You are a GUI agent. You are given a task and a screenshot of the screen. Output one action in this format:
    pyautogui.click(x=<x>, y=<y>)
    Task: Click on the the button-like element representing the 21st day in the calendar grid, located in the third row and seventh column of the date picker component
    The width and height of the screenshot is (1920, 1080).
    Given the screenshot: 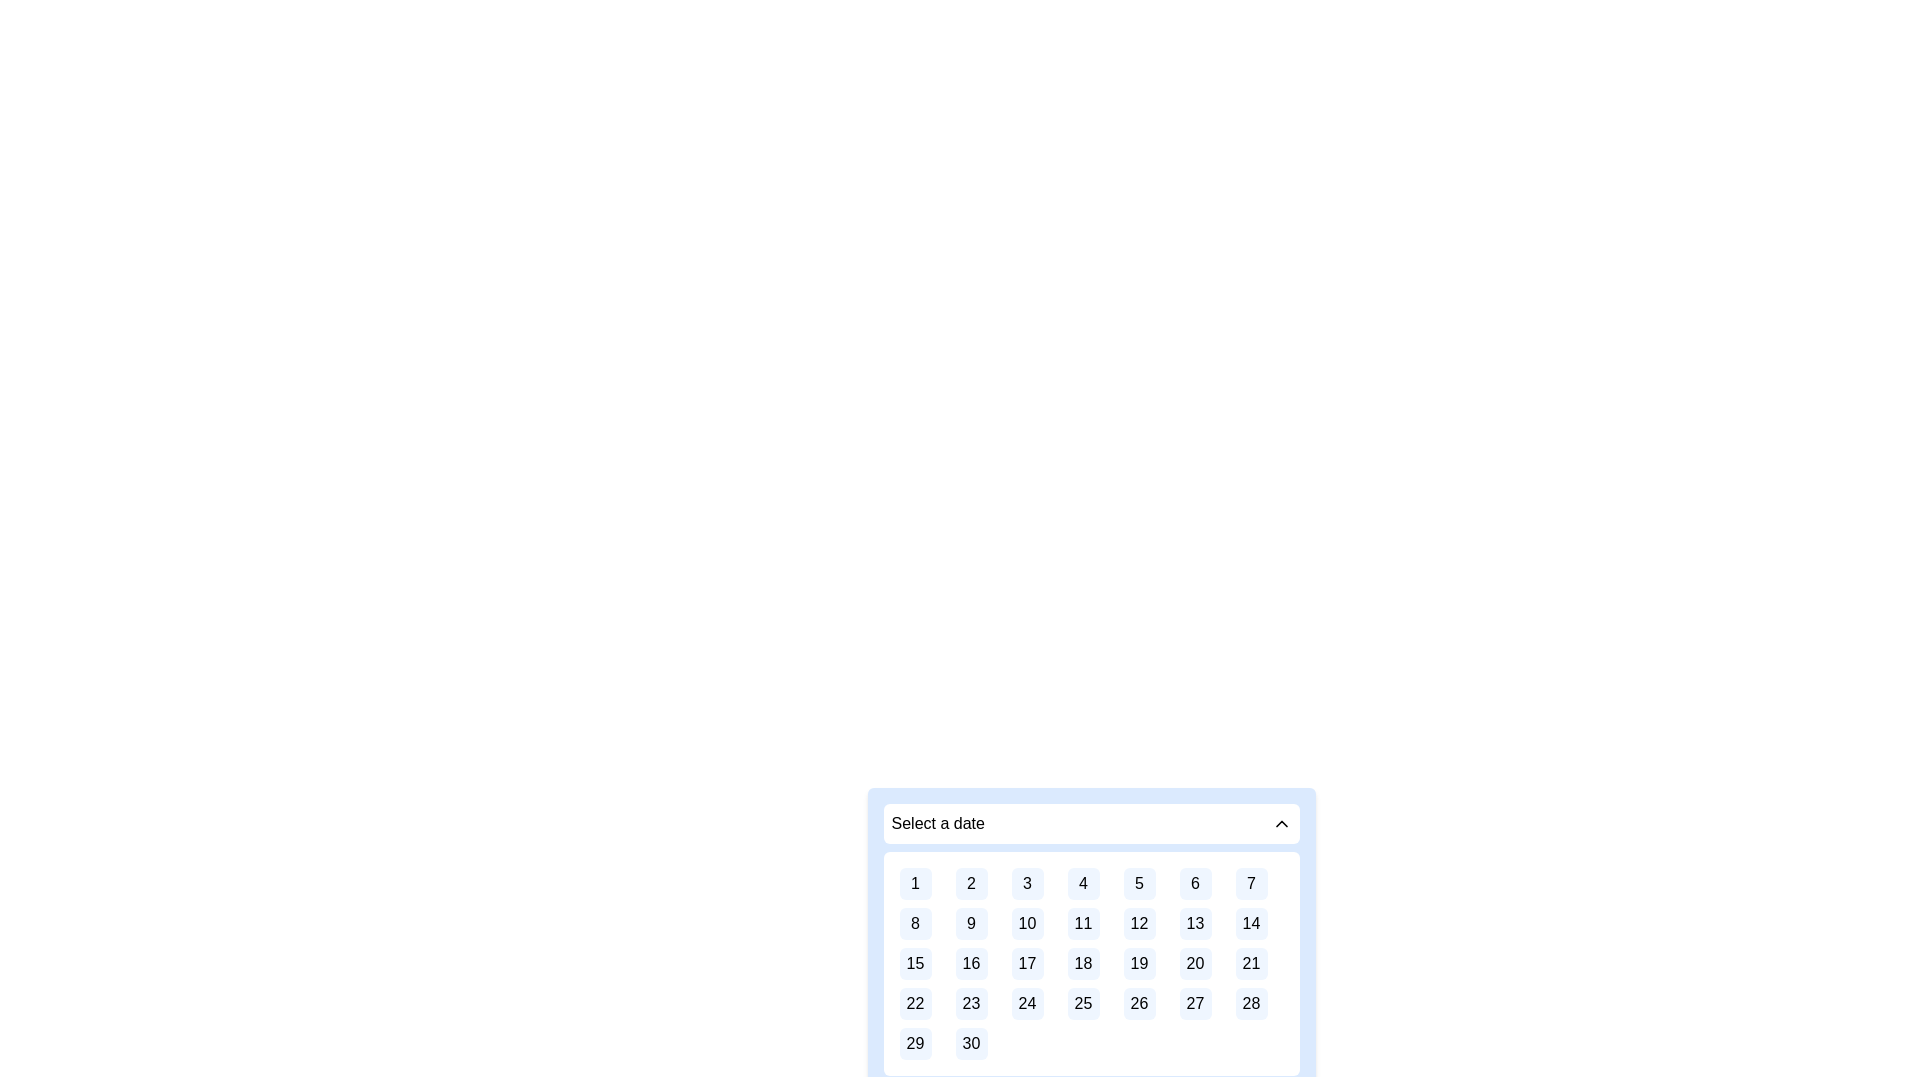 What is the action you would take?
    pyautogui.click(x=1250, y=963)
    